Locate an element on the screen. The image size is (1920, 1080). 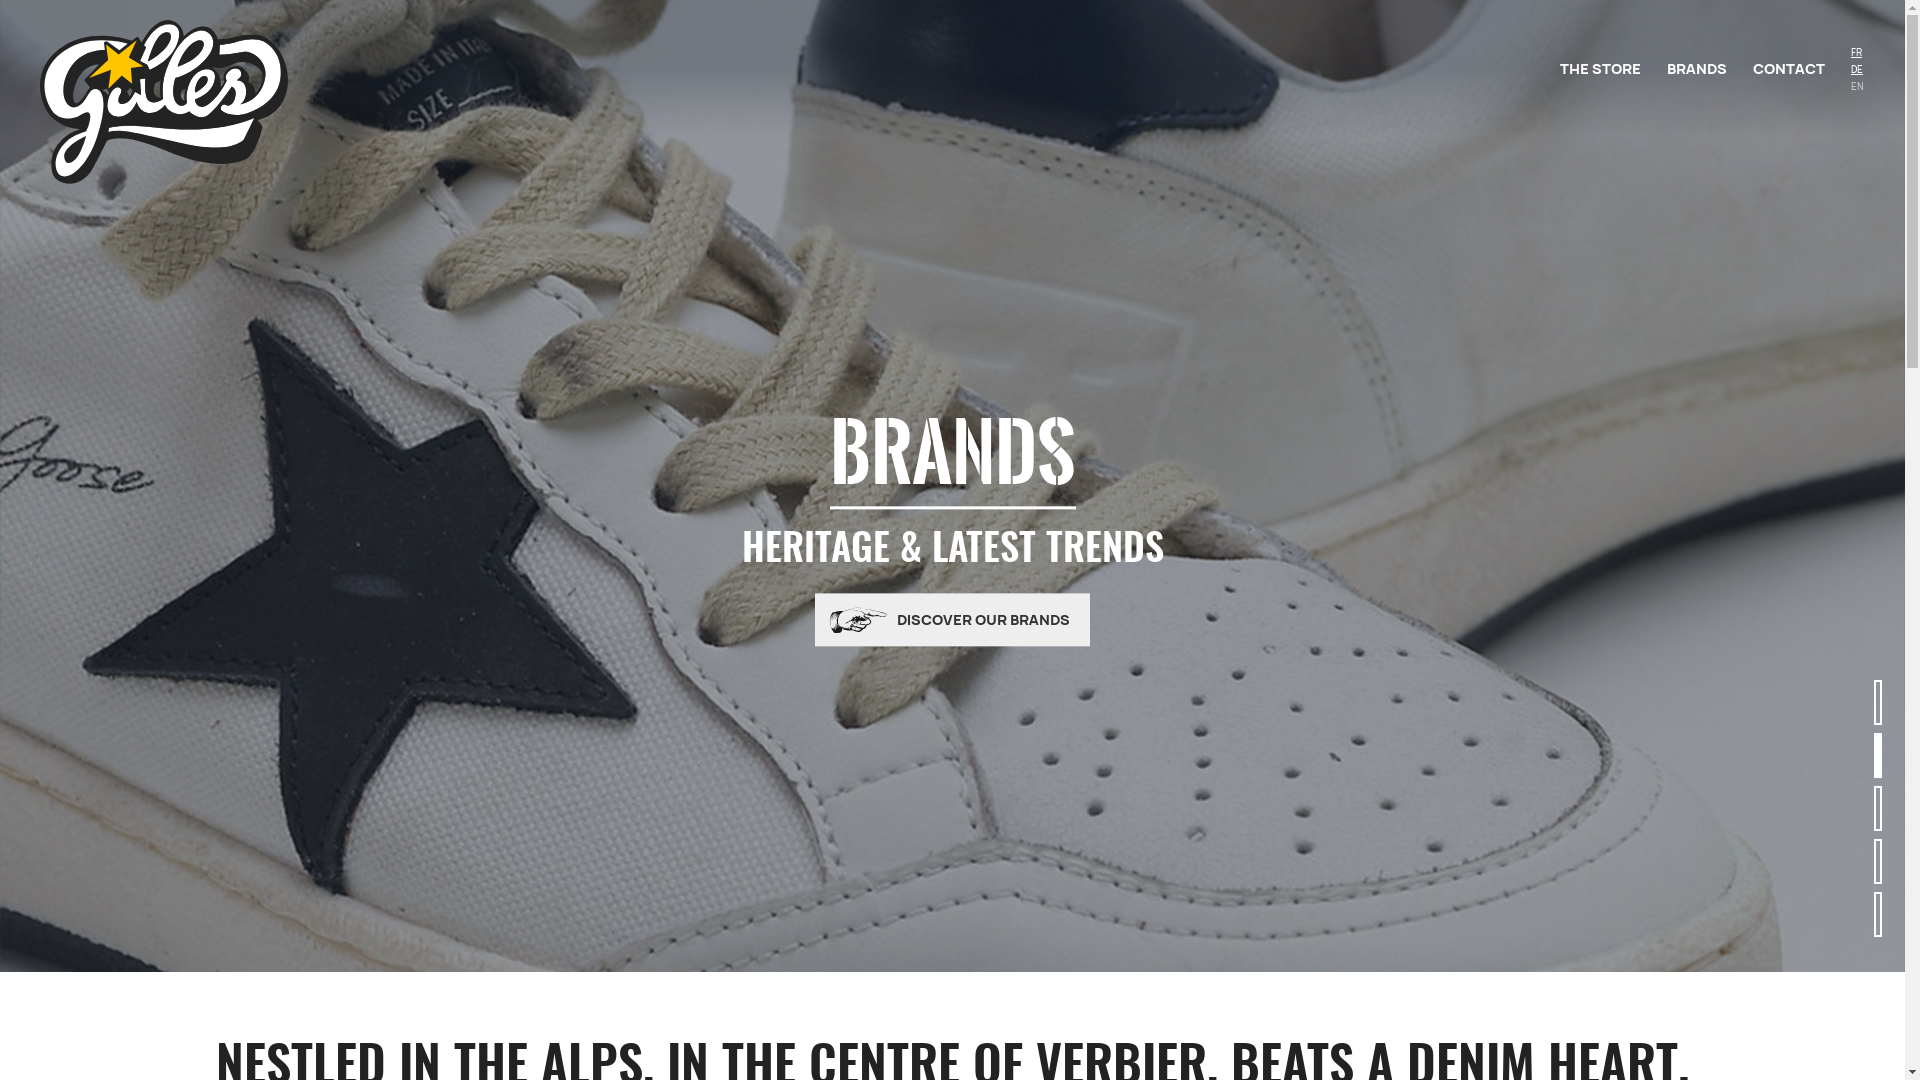
'FR' is located at coordinates (1850, 51).